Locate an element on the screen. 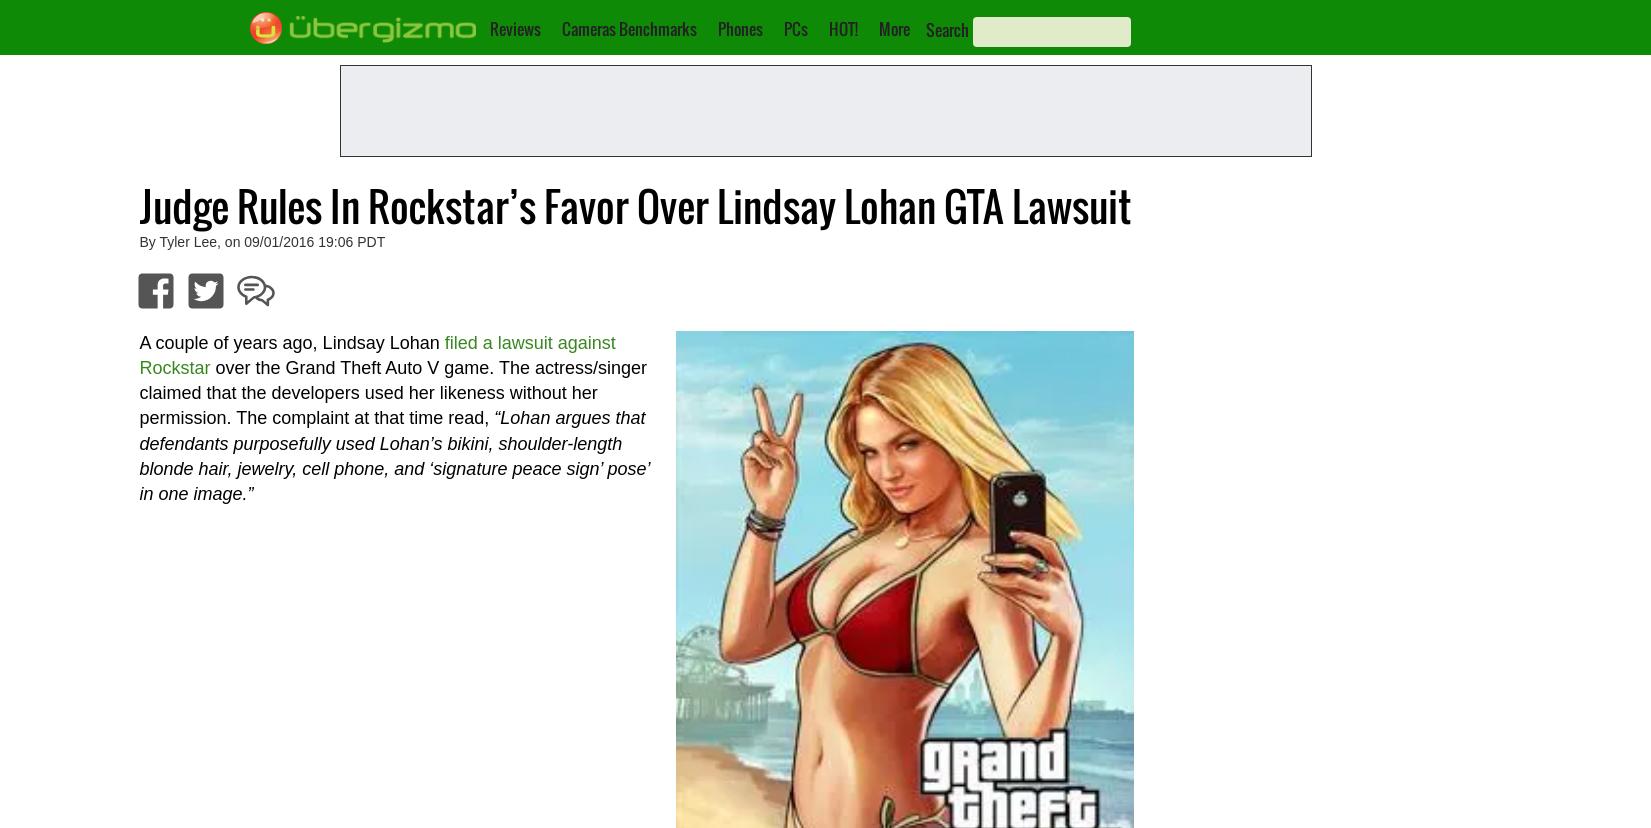  'Cameras Benchmarks' is located at coordinates (628, 28).